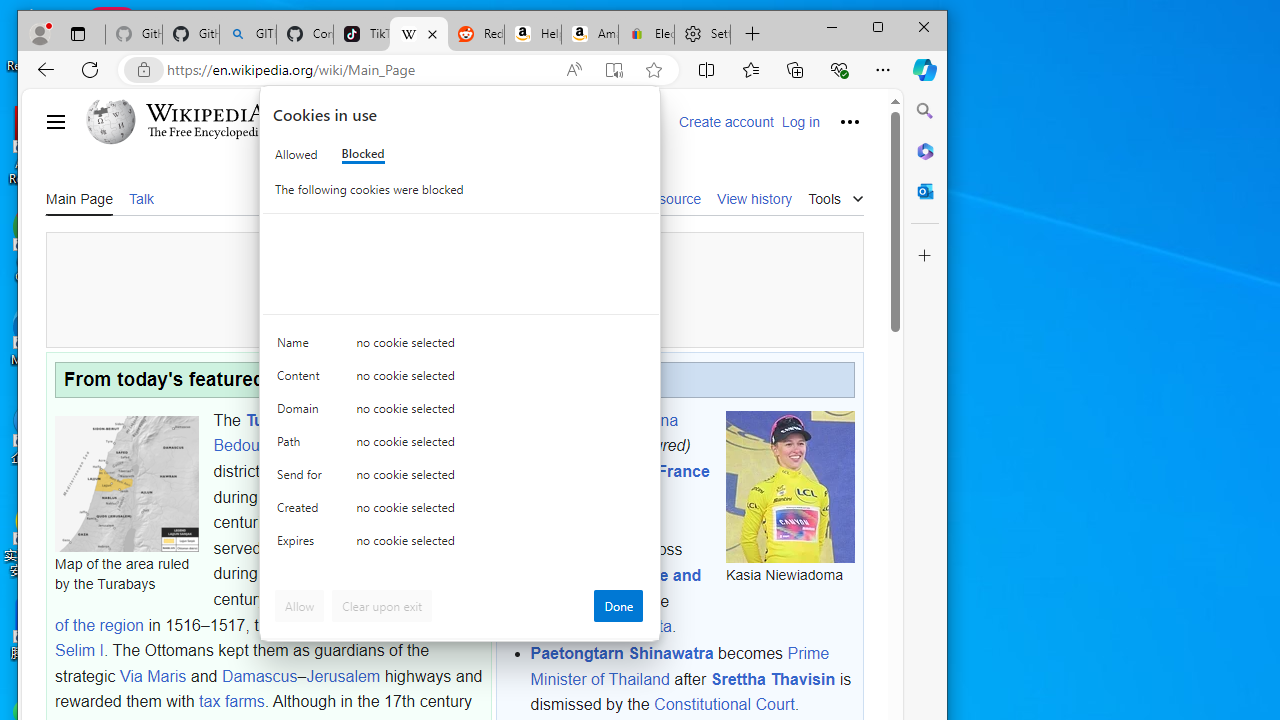 Image resolution: width=1280 pixels, height=720 pixels. Describe the element at coordinates (362, 153) in the screenshot. I see `'Blocked'` at that location.